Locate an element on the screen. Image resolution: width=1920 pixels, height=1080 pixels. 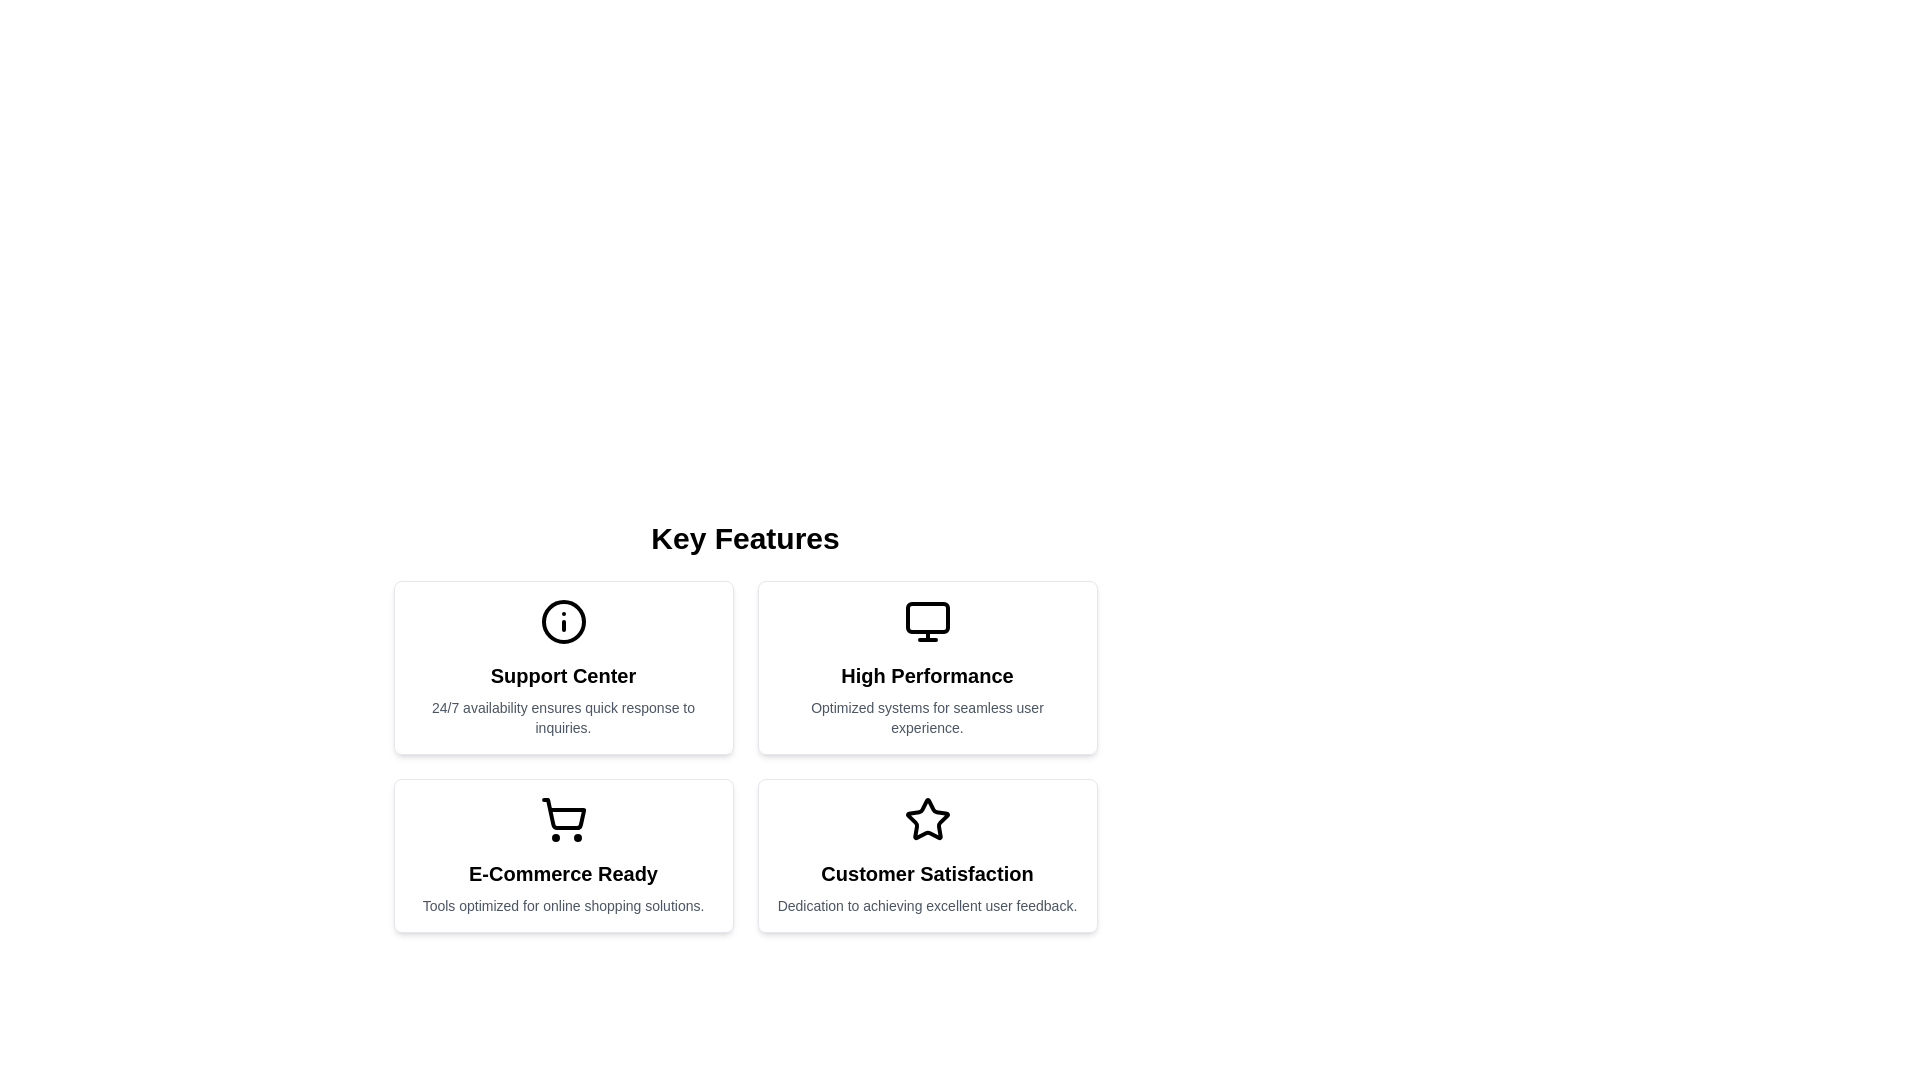
the shopping cart icon located in the fourth card labeled 'E-Commerce Ready', which is styled with rounded corners and lines, positioned at the top of its card is located at coordinates (562, 814).